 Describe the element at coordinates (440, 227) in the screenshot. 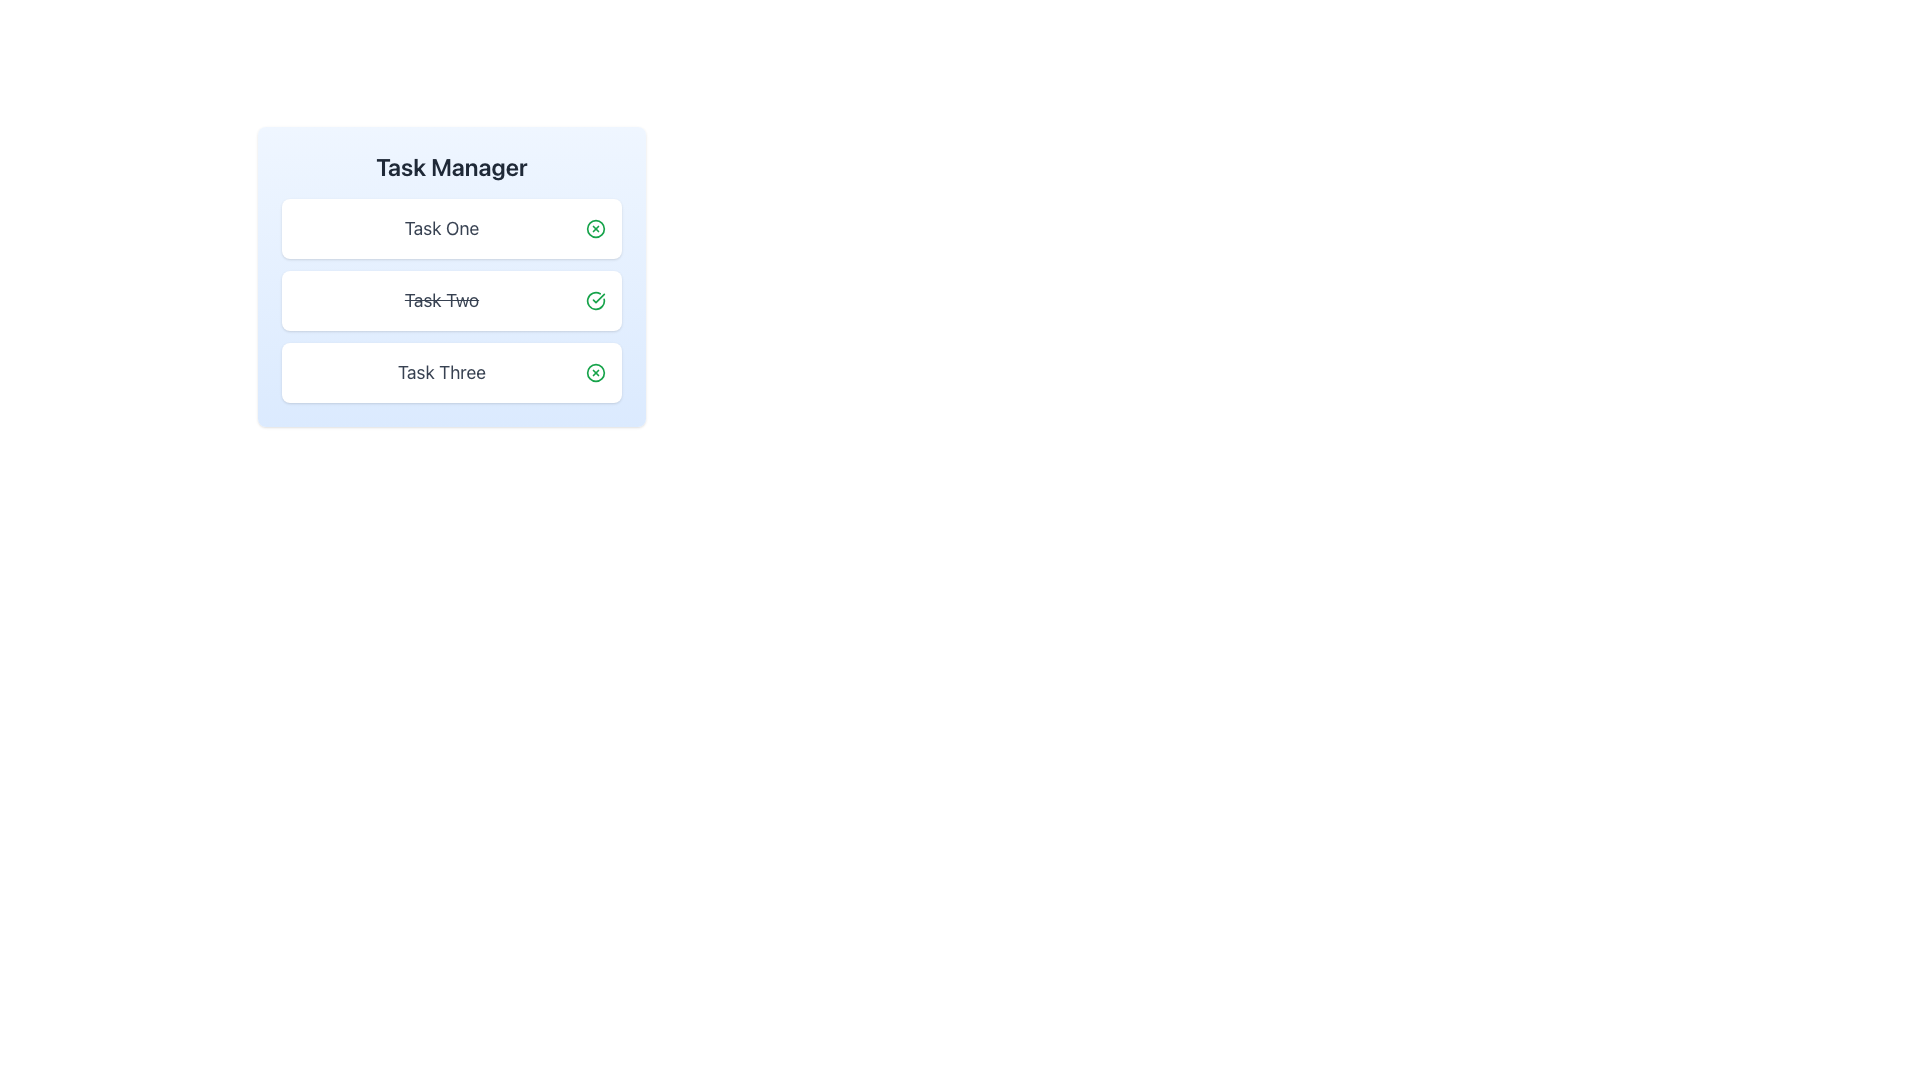

I see `the text element displaying 'Task One', which is styled in gray and located at the top of a vertical list of tasks inside a white card with rounded corners` at that location.